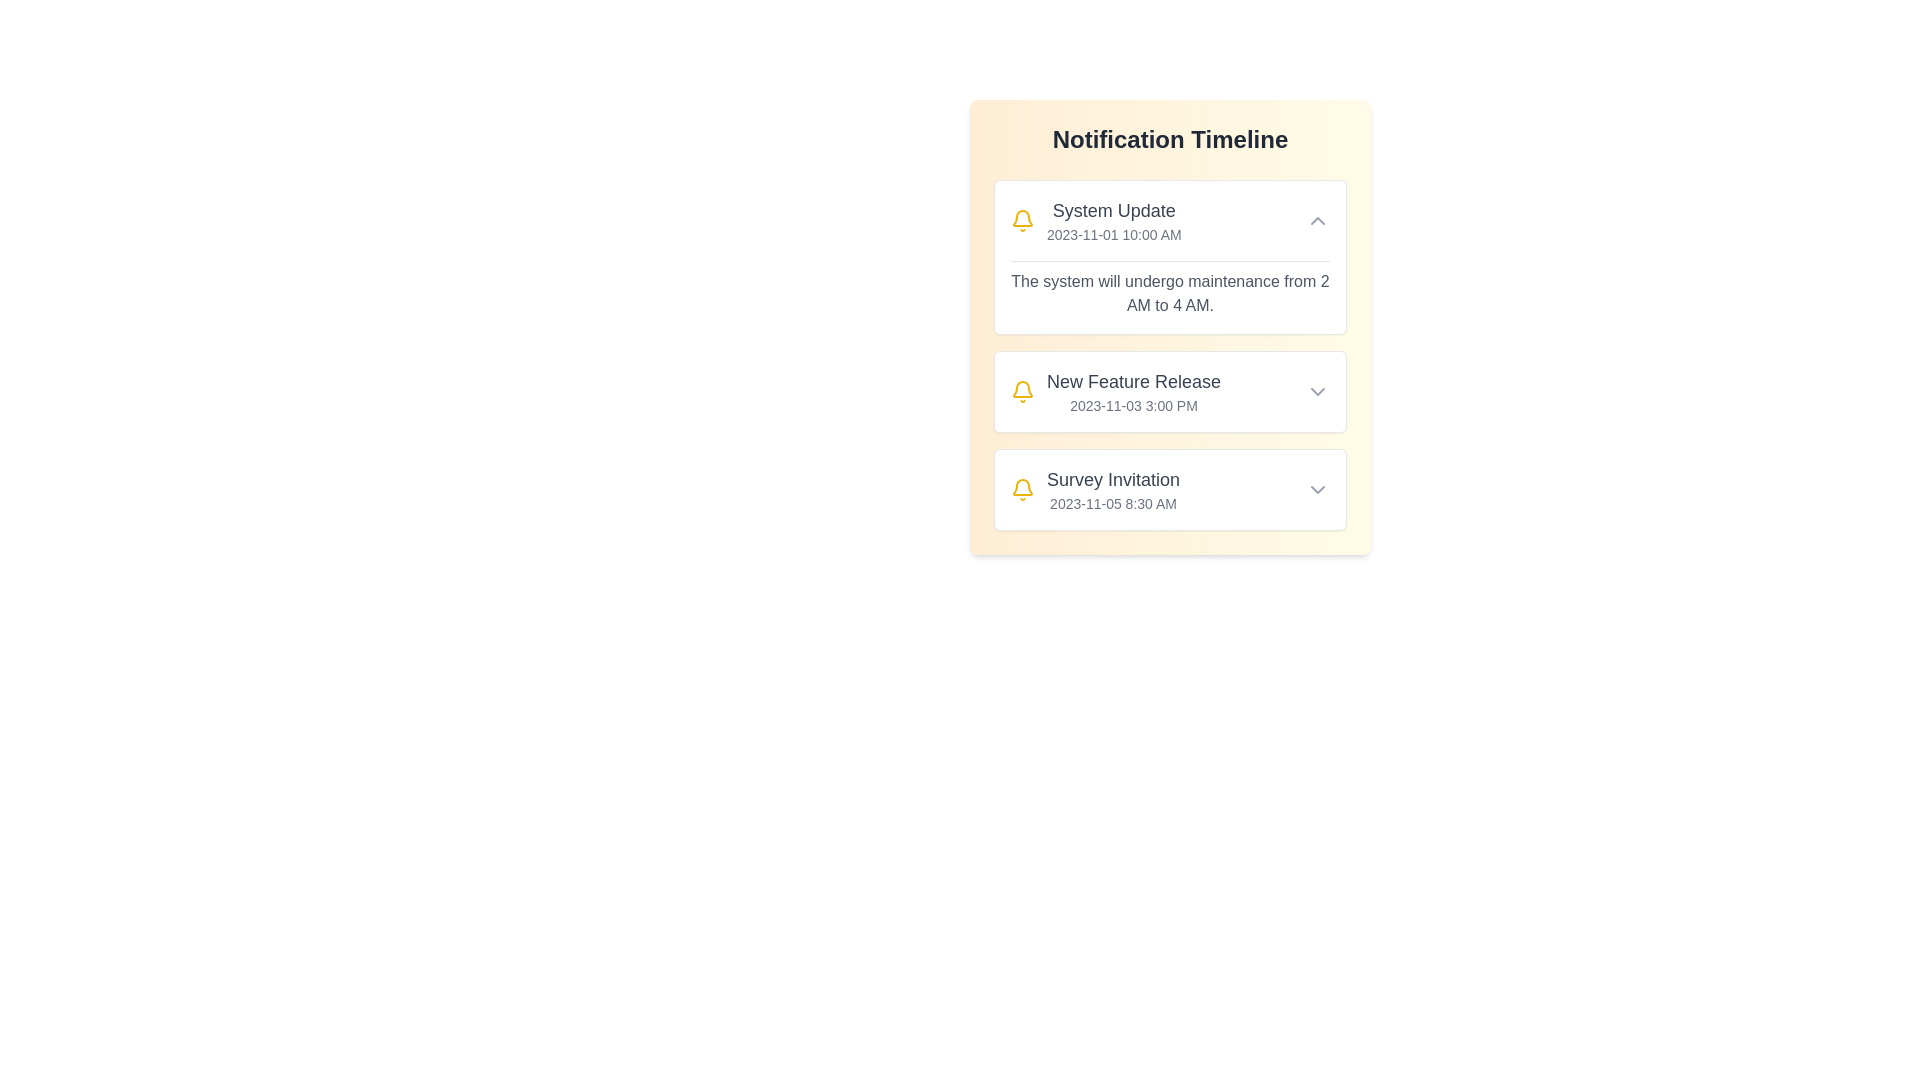 The width and height of the screenshot is (1920, 1080). What do you see at coordinates (1170, 489) in the screenshot?
I see `the notification entry for the survey invitation scheduled for '2023-11-05 8:30 AM'` at bounding box center [1170, 489].